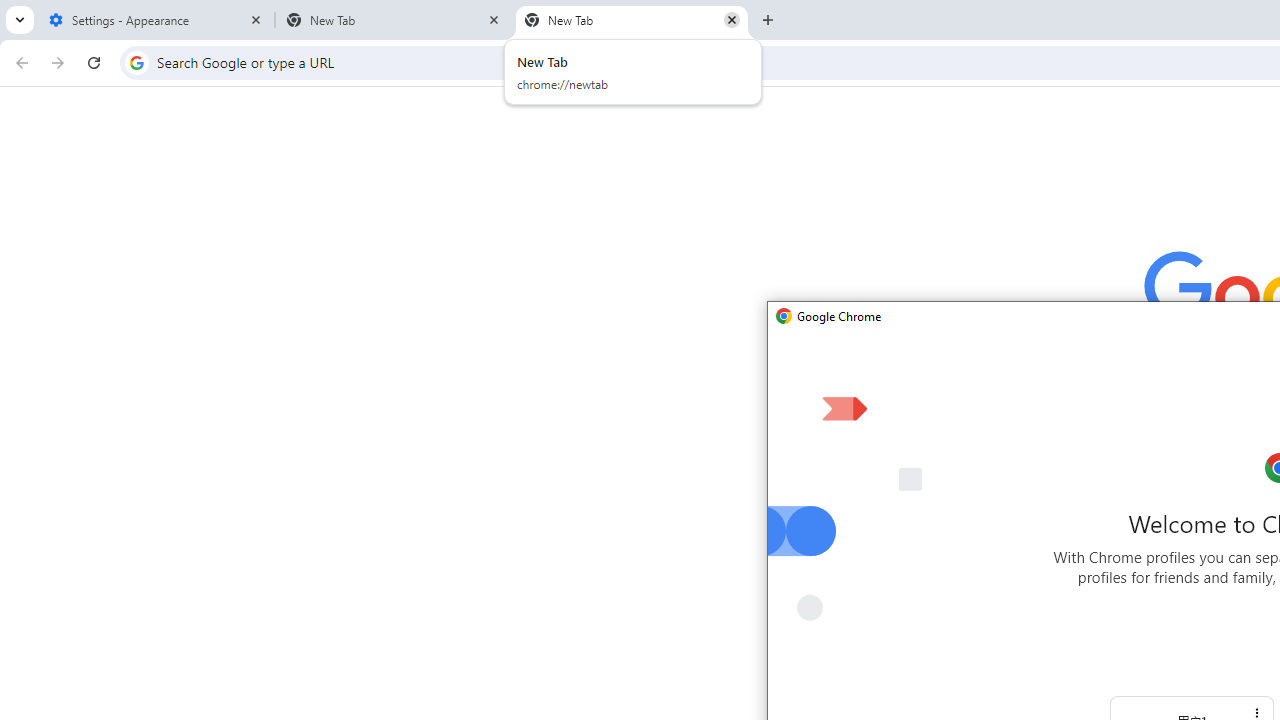  I want to click on 'New Tab', so click(631, 20).